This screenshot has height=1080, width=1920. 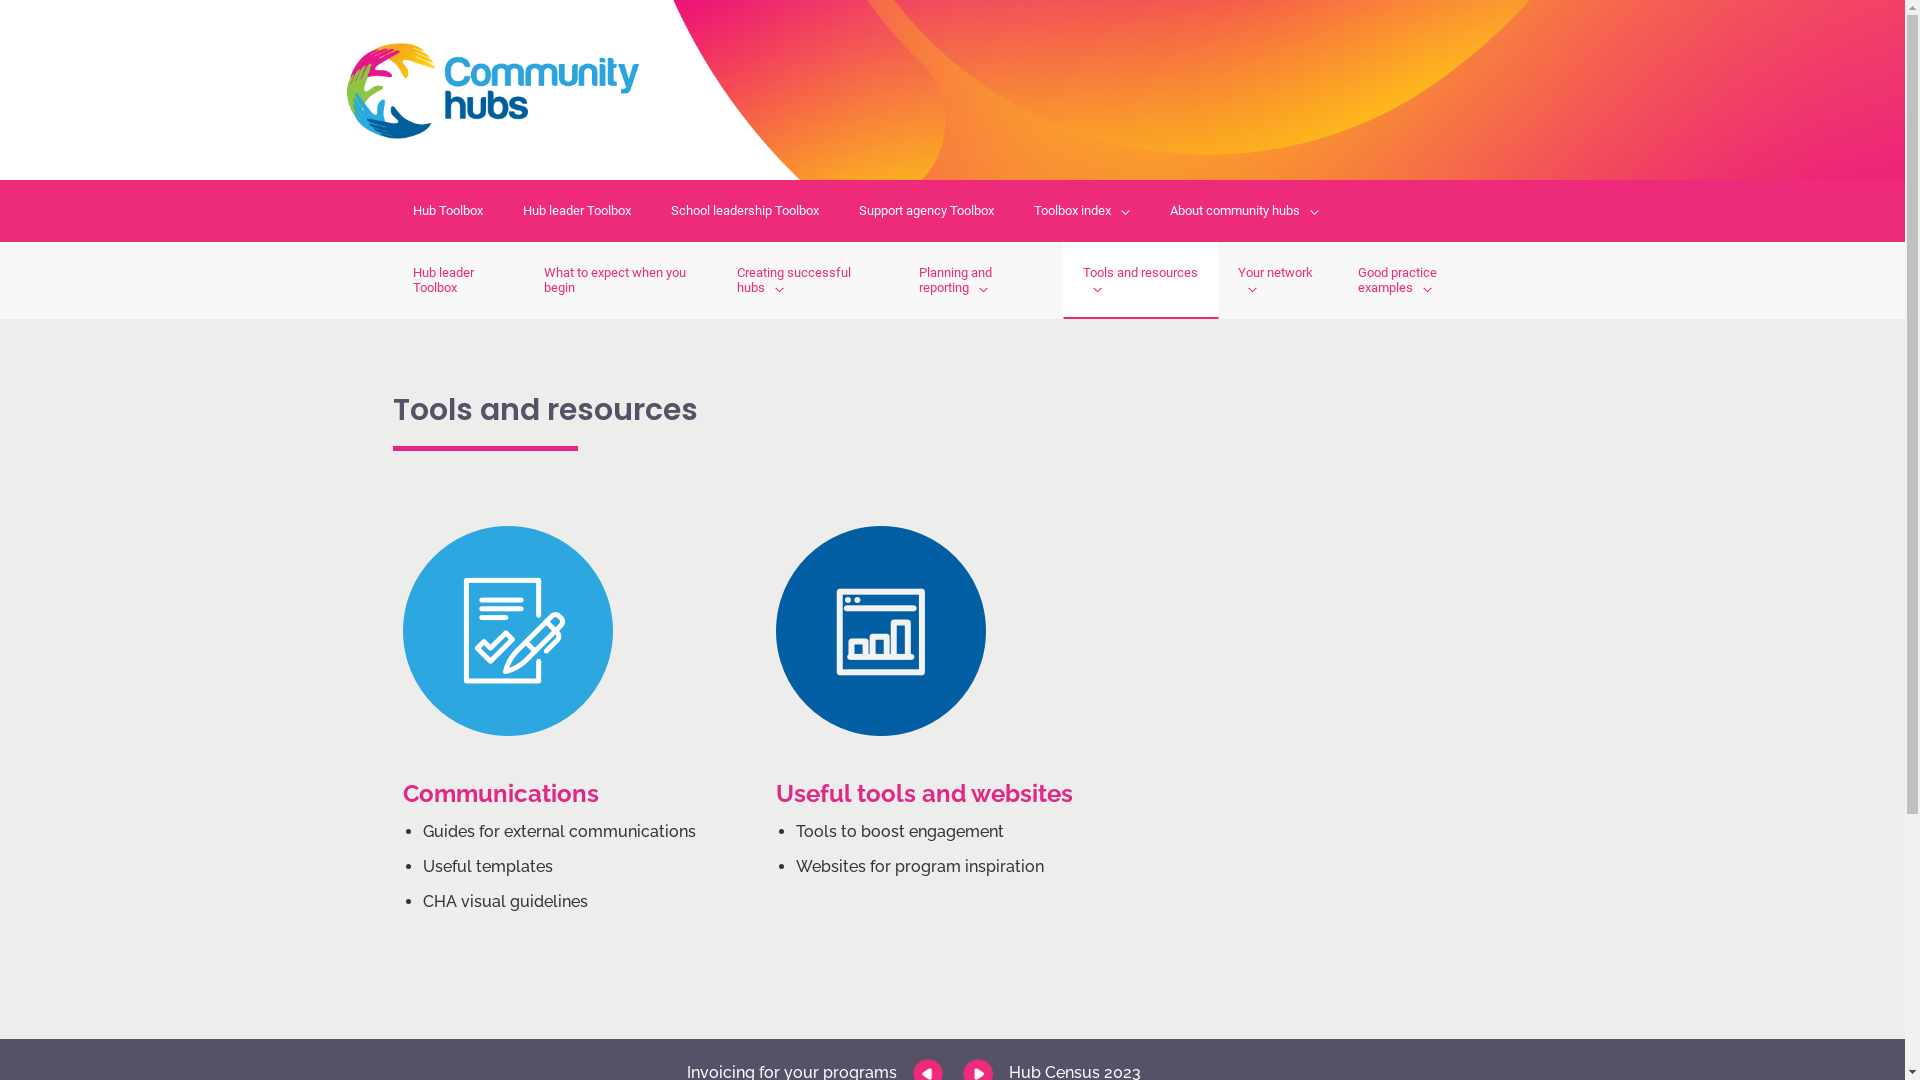 What do you see at coordinates (502, 211) in the screenshot?
I see `'Hub leader Toolbox'` at bounding box center [502, 211].